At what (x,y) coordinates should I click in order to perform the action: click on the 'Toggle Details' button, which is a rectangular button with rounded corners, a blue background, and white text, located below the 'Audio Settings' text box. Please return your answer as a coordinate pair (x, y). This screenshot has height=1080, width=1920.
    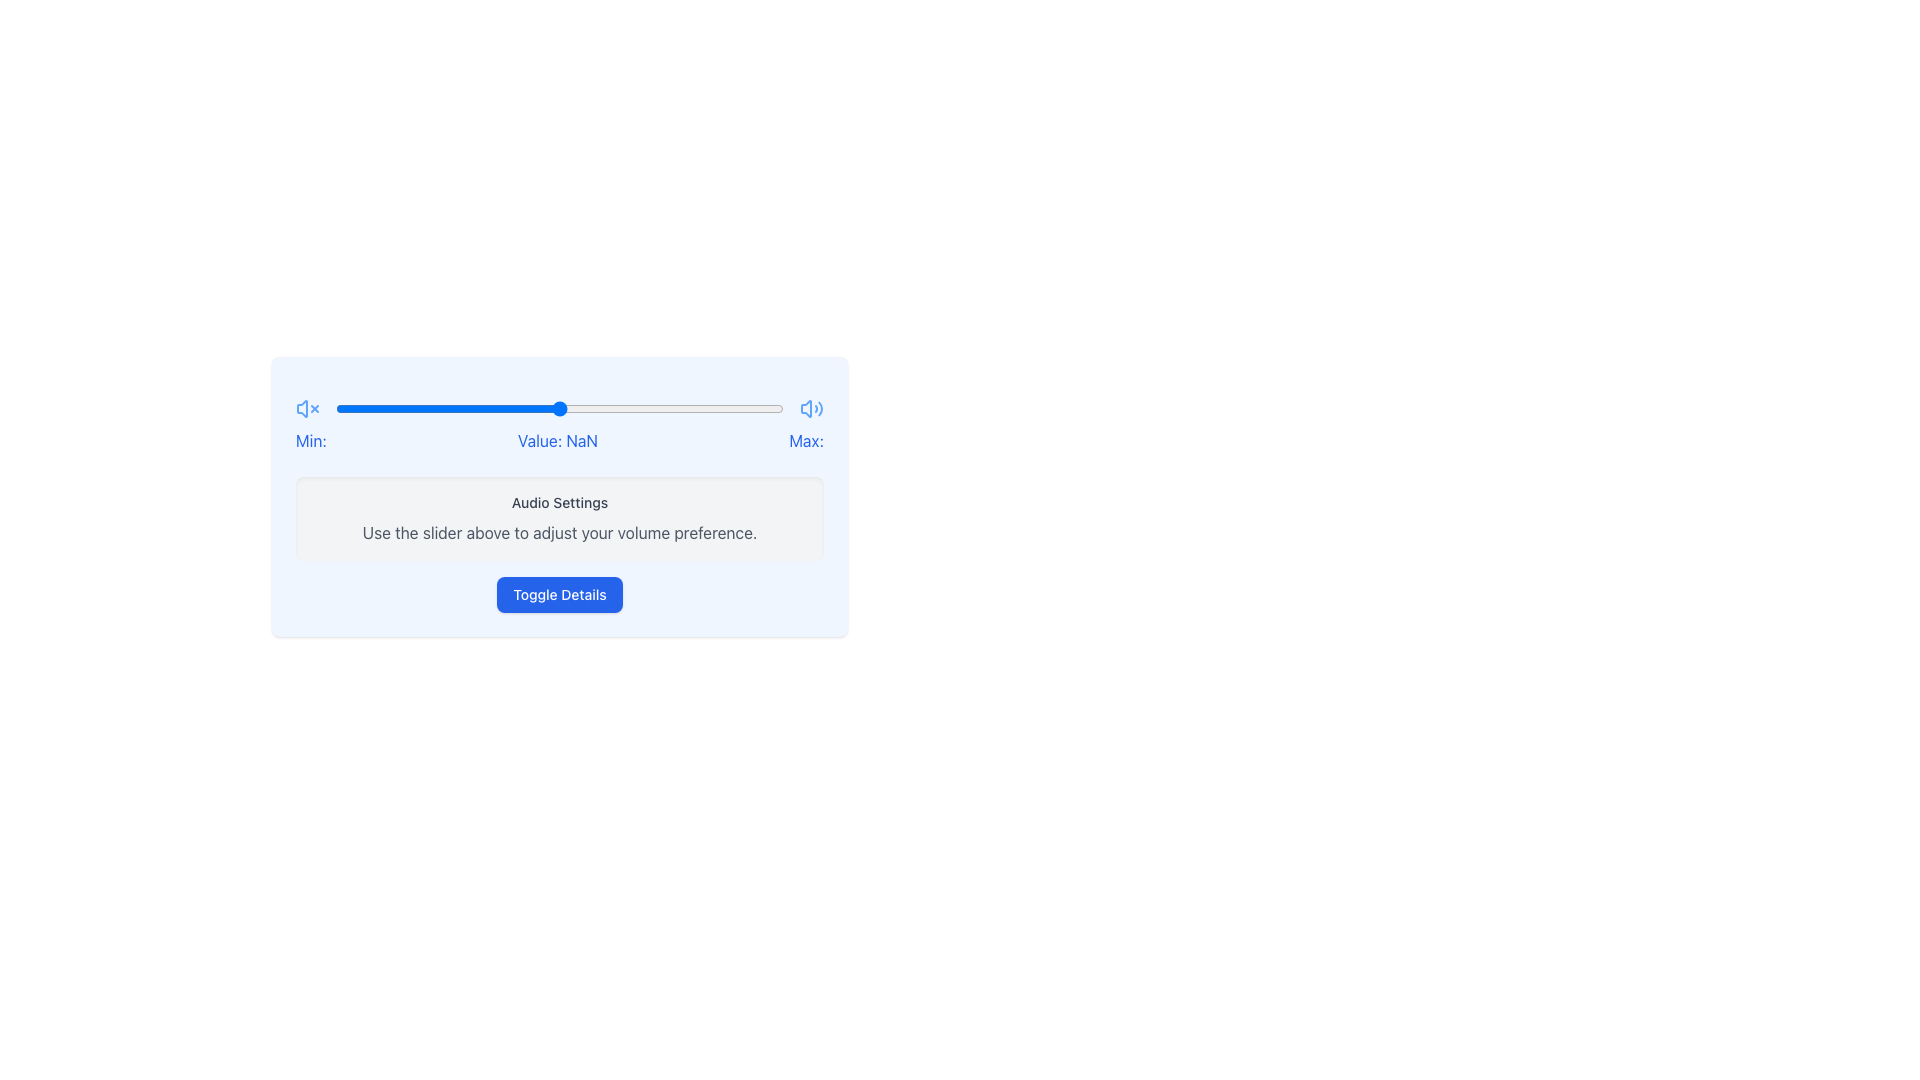
    Looking at the image, I should click on (560, 593).